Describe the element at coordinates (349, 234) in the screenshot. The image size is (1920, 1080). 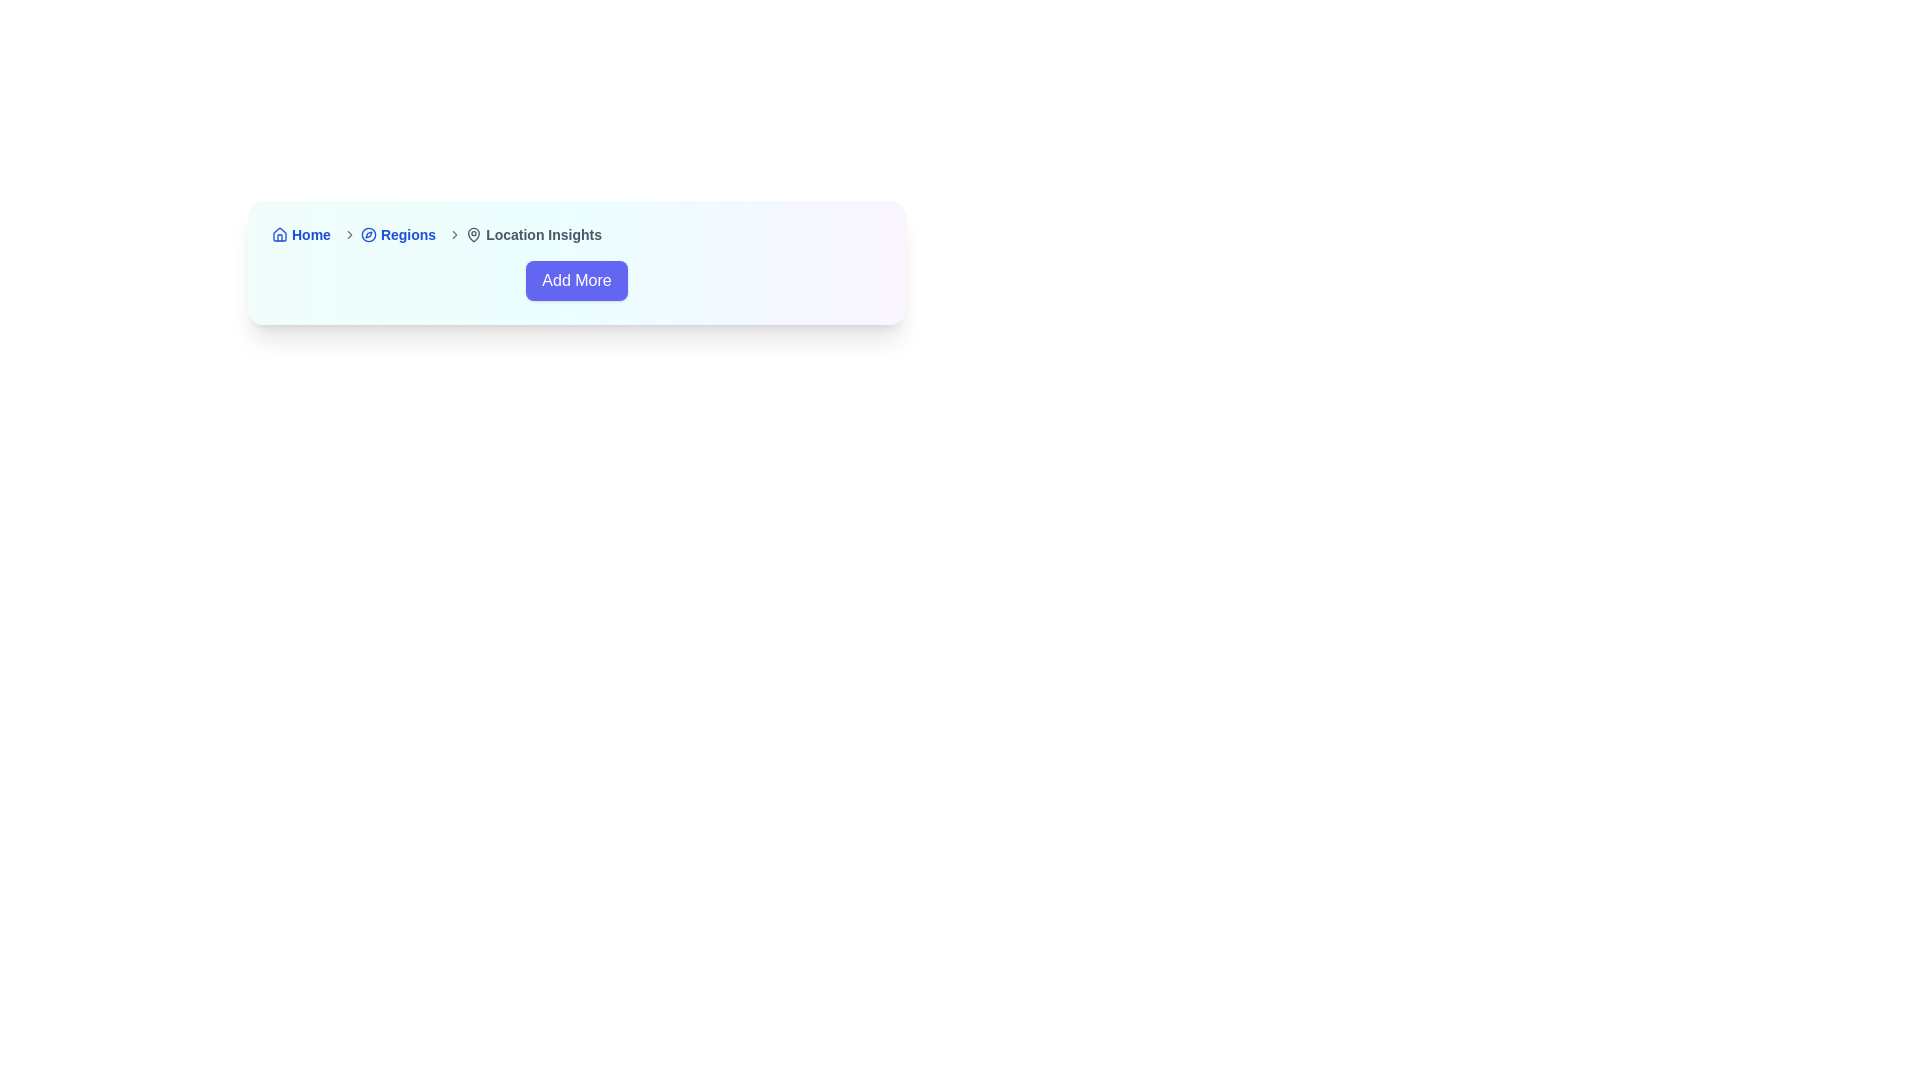
I see `the first chevron icon in the breadcrumb navigation that separates the 'Regions' label from the next breadcrumb item` at that location.